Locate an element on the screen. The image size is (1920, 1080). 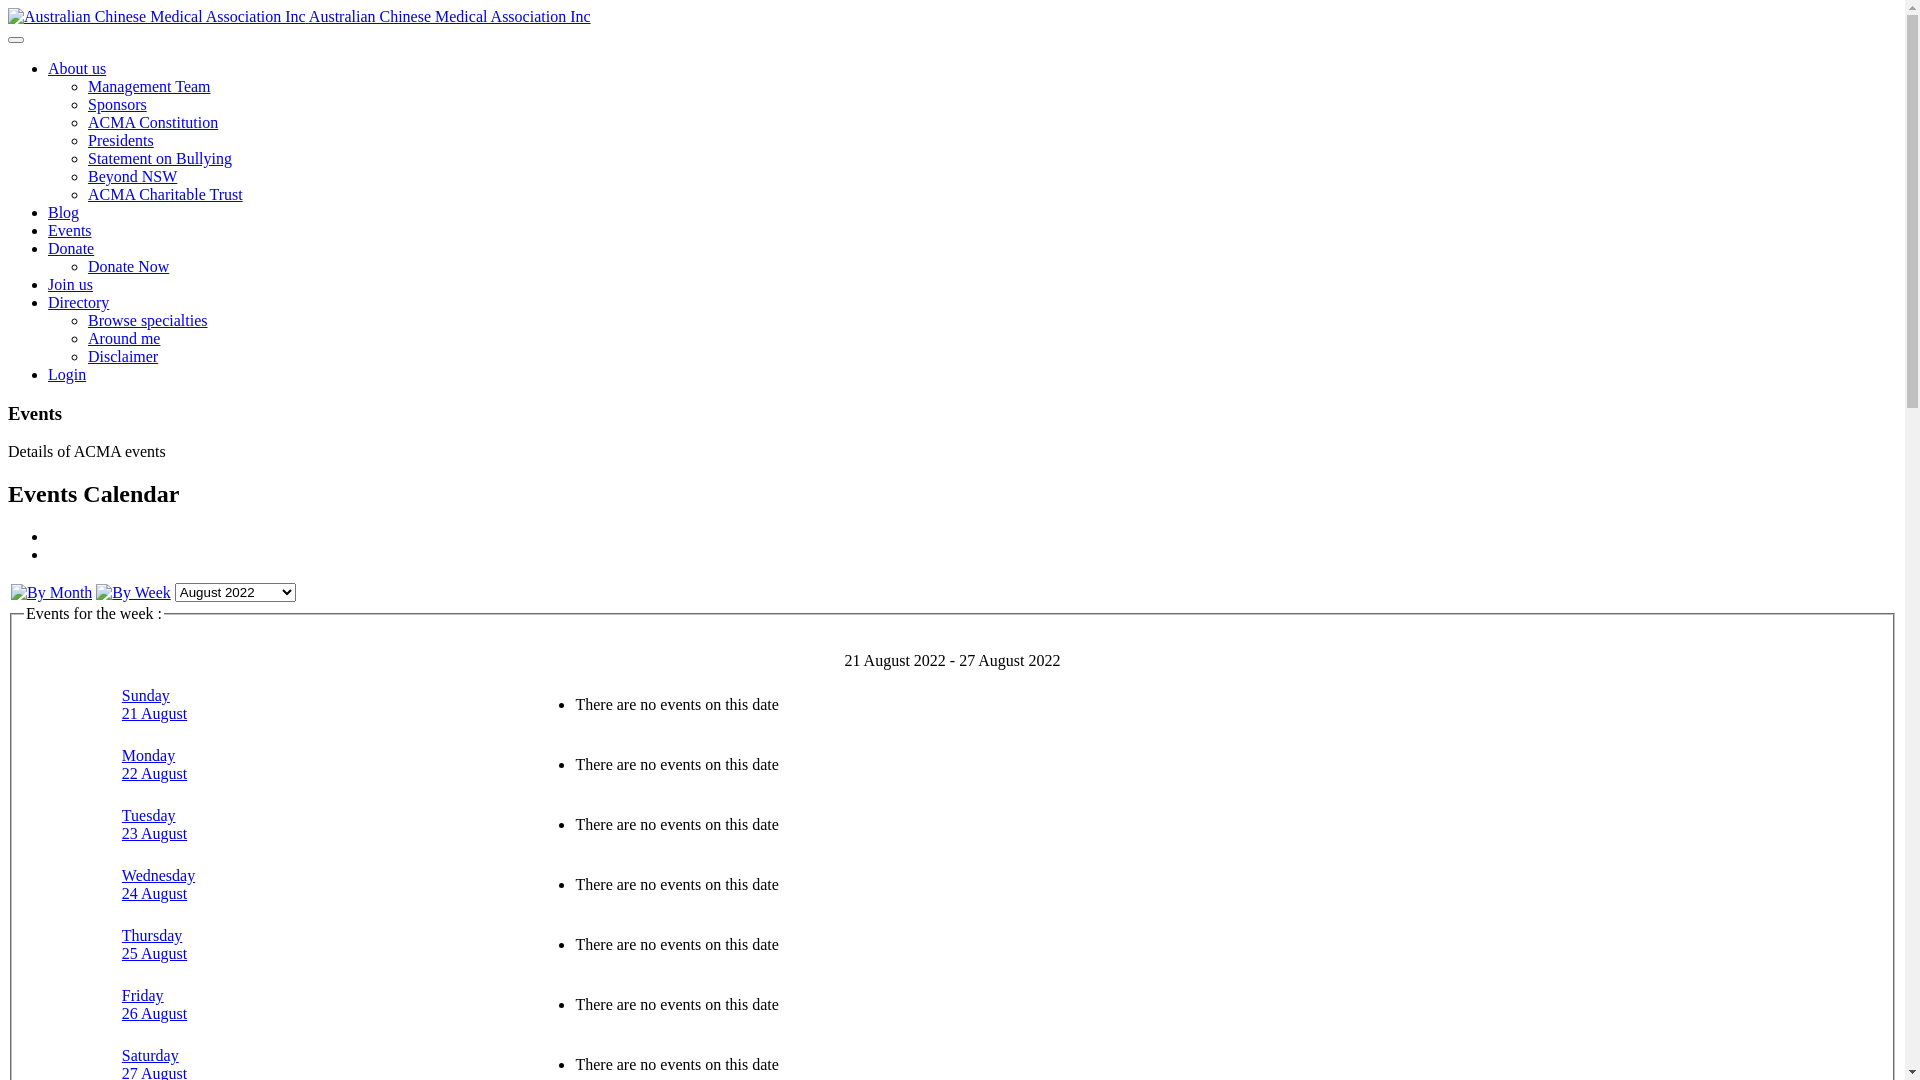
'Thursday is located at coordinates (153, 944).